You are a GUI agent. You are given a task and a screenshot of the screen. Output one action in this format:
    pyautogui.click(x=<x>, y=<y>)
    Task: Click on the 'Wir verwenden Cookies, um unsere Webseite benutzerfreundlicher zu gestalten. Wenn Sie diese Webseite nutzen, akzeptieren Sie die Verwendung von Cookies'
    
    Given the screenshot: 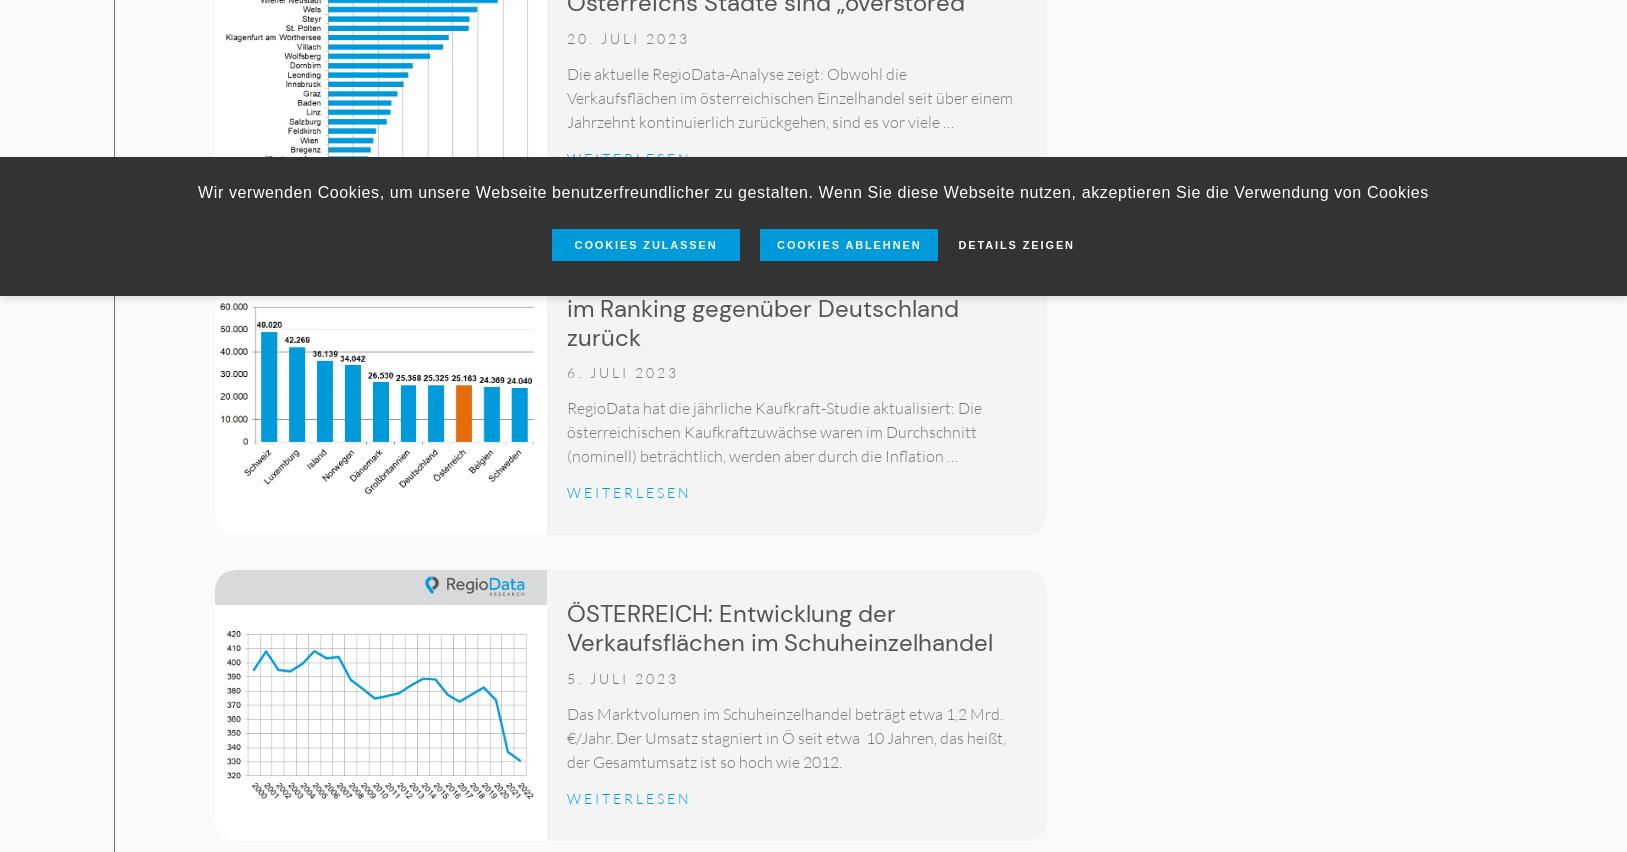 What is the action you would take?
    pyautogui.click(x=812, y=191)
    